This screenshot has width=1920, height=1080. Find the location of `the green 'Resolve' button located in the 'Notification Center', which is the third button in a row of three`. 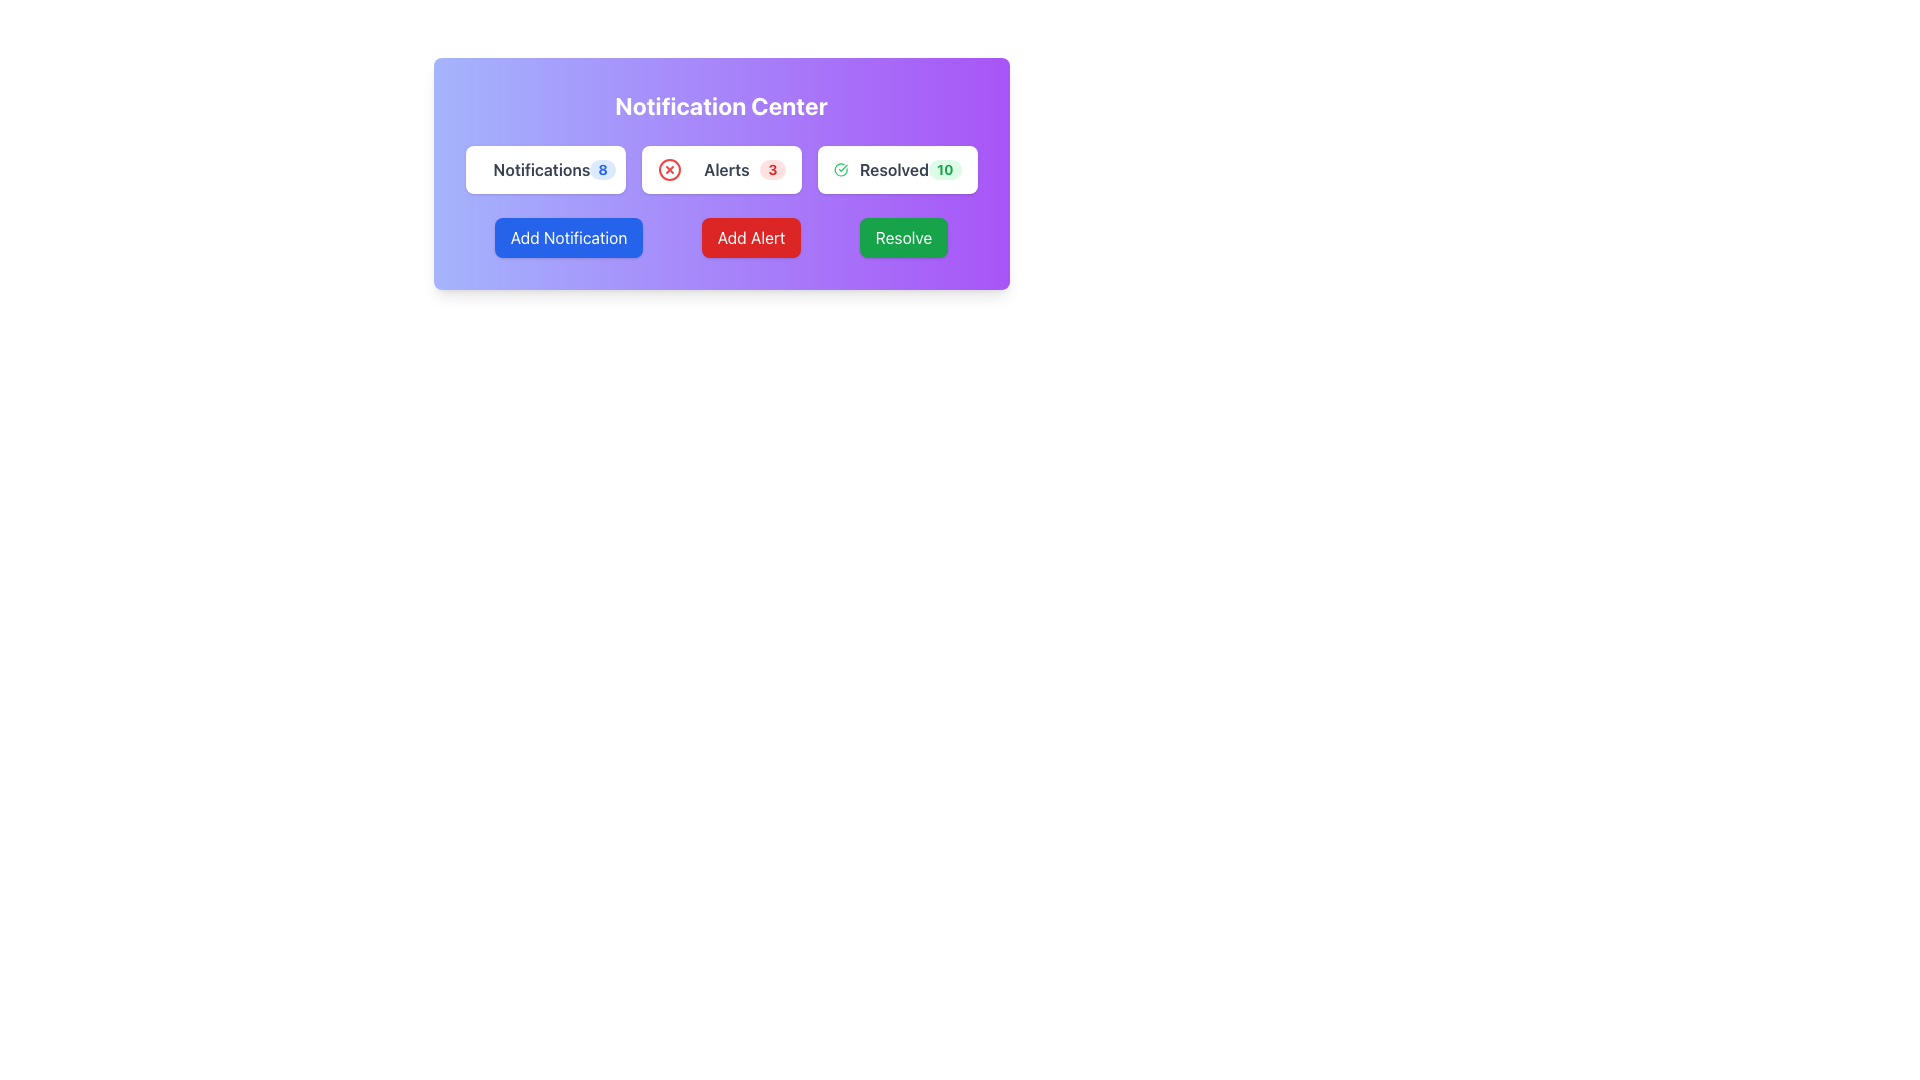

the green 'Resolve' button located in the 'Notification Center', which is the third button in a row of three is located at coordinates (902, 237).